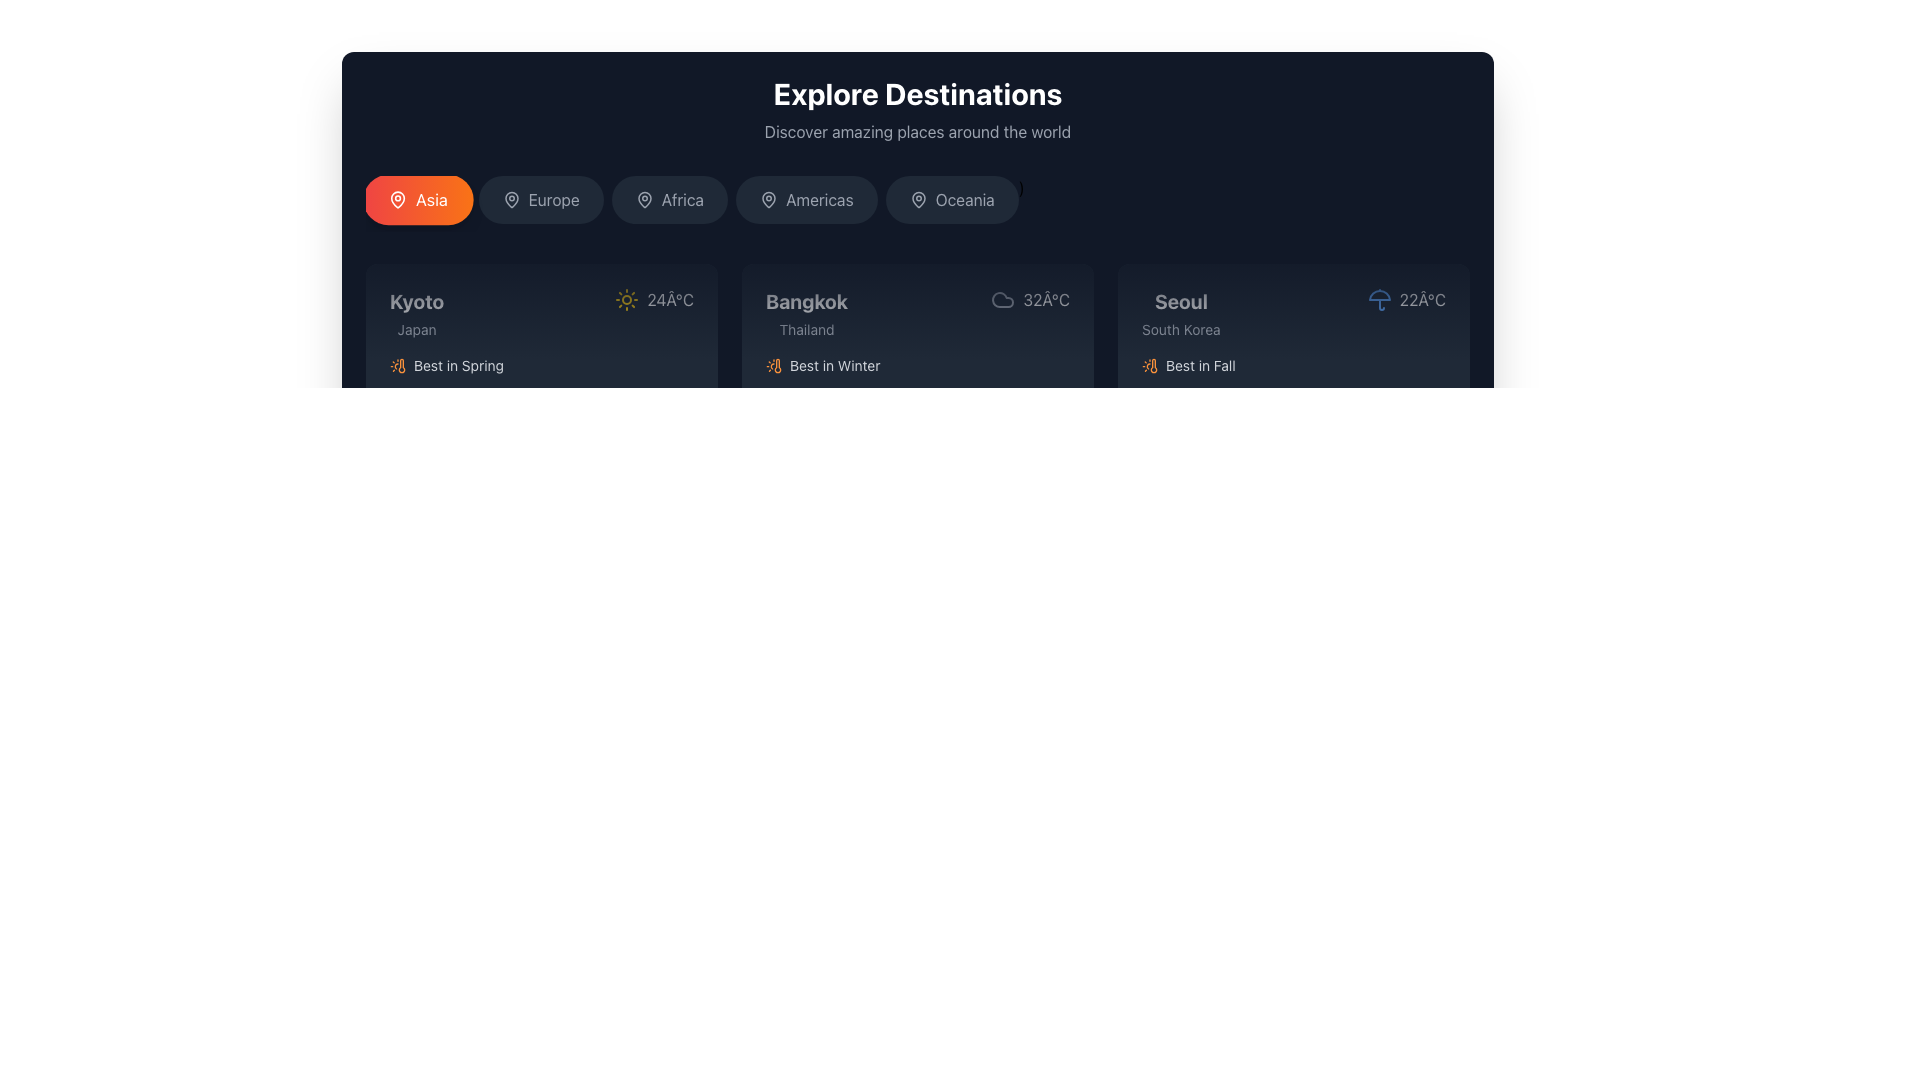 Image resolution: width=1920 pixels, height=1080 pixels. Describe the element at coordinates (431, 200) in the screenshot. I see `the 'Asia' text label inside the button, which is styled with a white color on a red-to-orange gradient background and located to the leftmost of the row of region selection buttons` at that location.